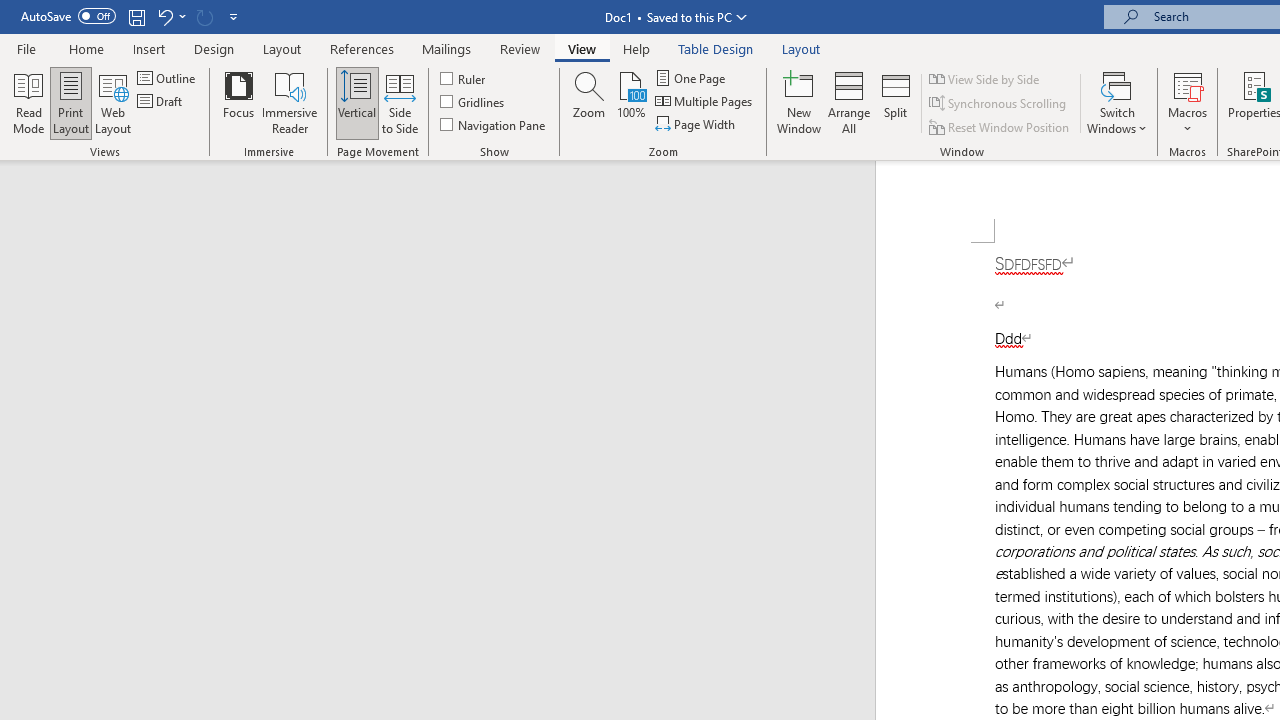 This screenshot has height=720, width=1280. Describe the element at coordinates (705, 101) in the screenshot. I see `'Multiple Pages'` at that location.